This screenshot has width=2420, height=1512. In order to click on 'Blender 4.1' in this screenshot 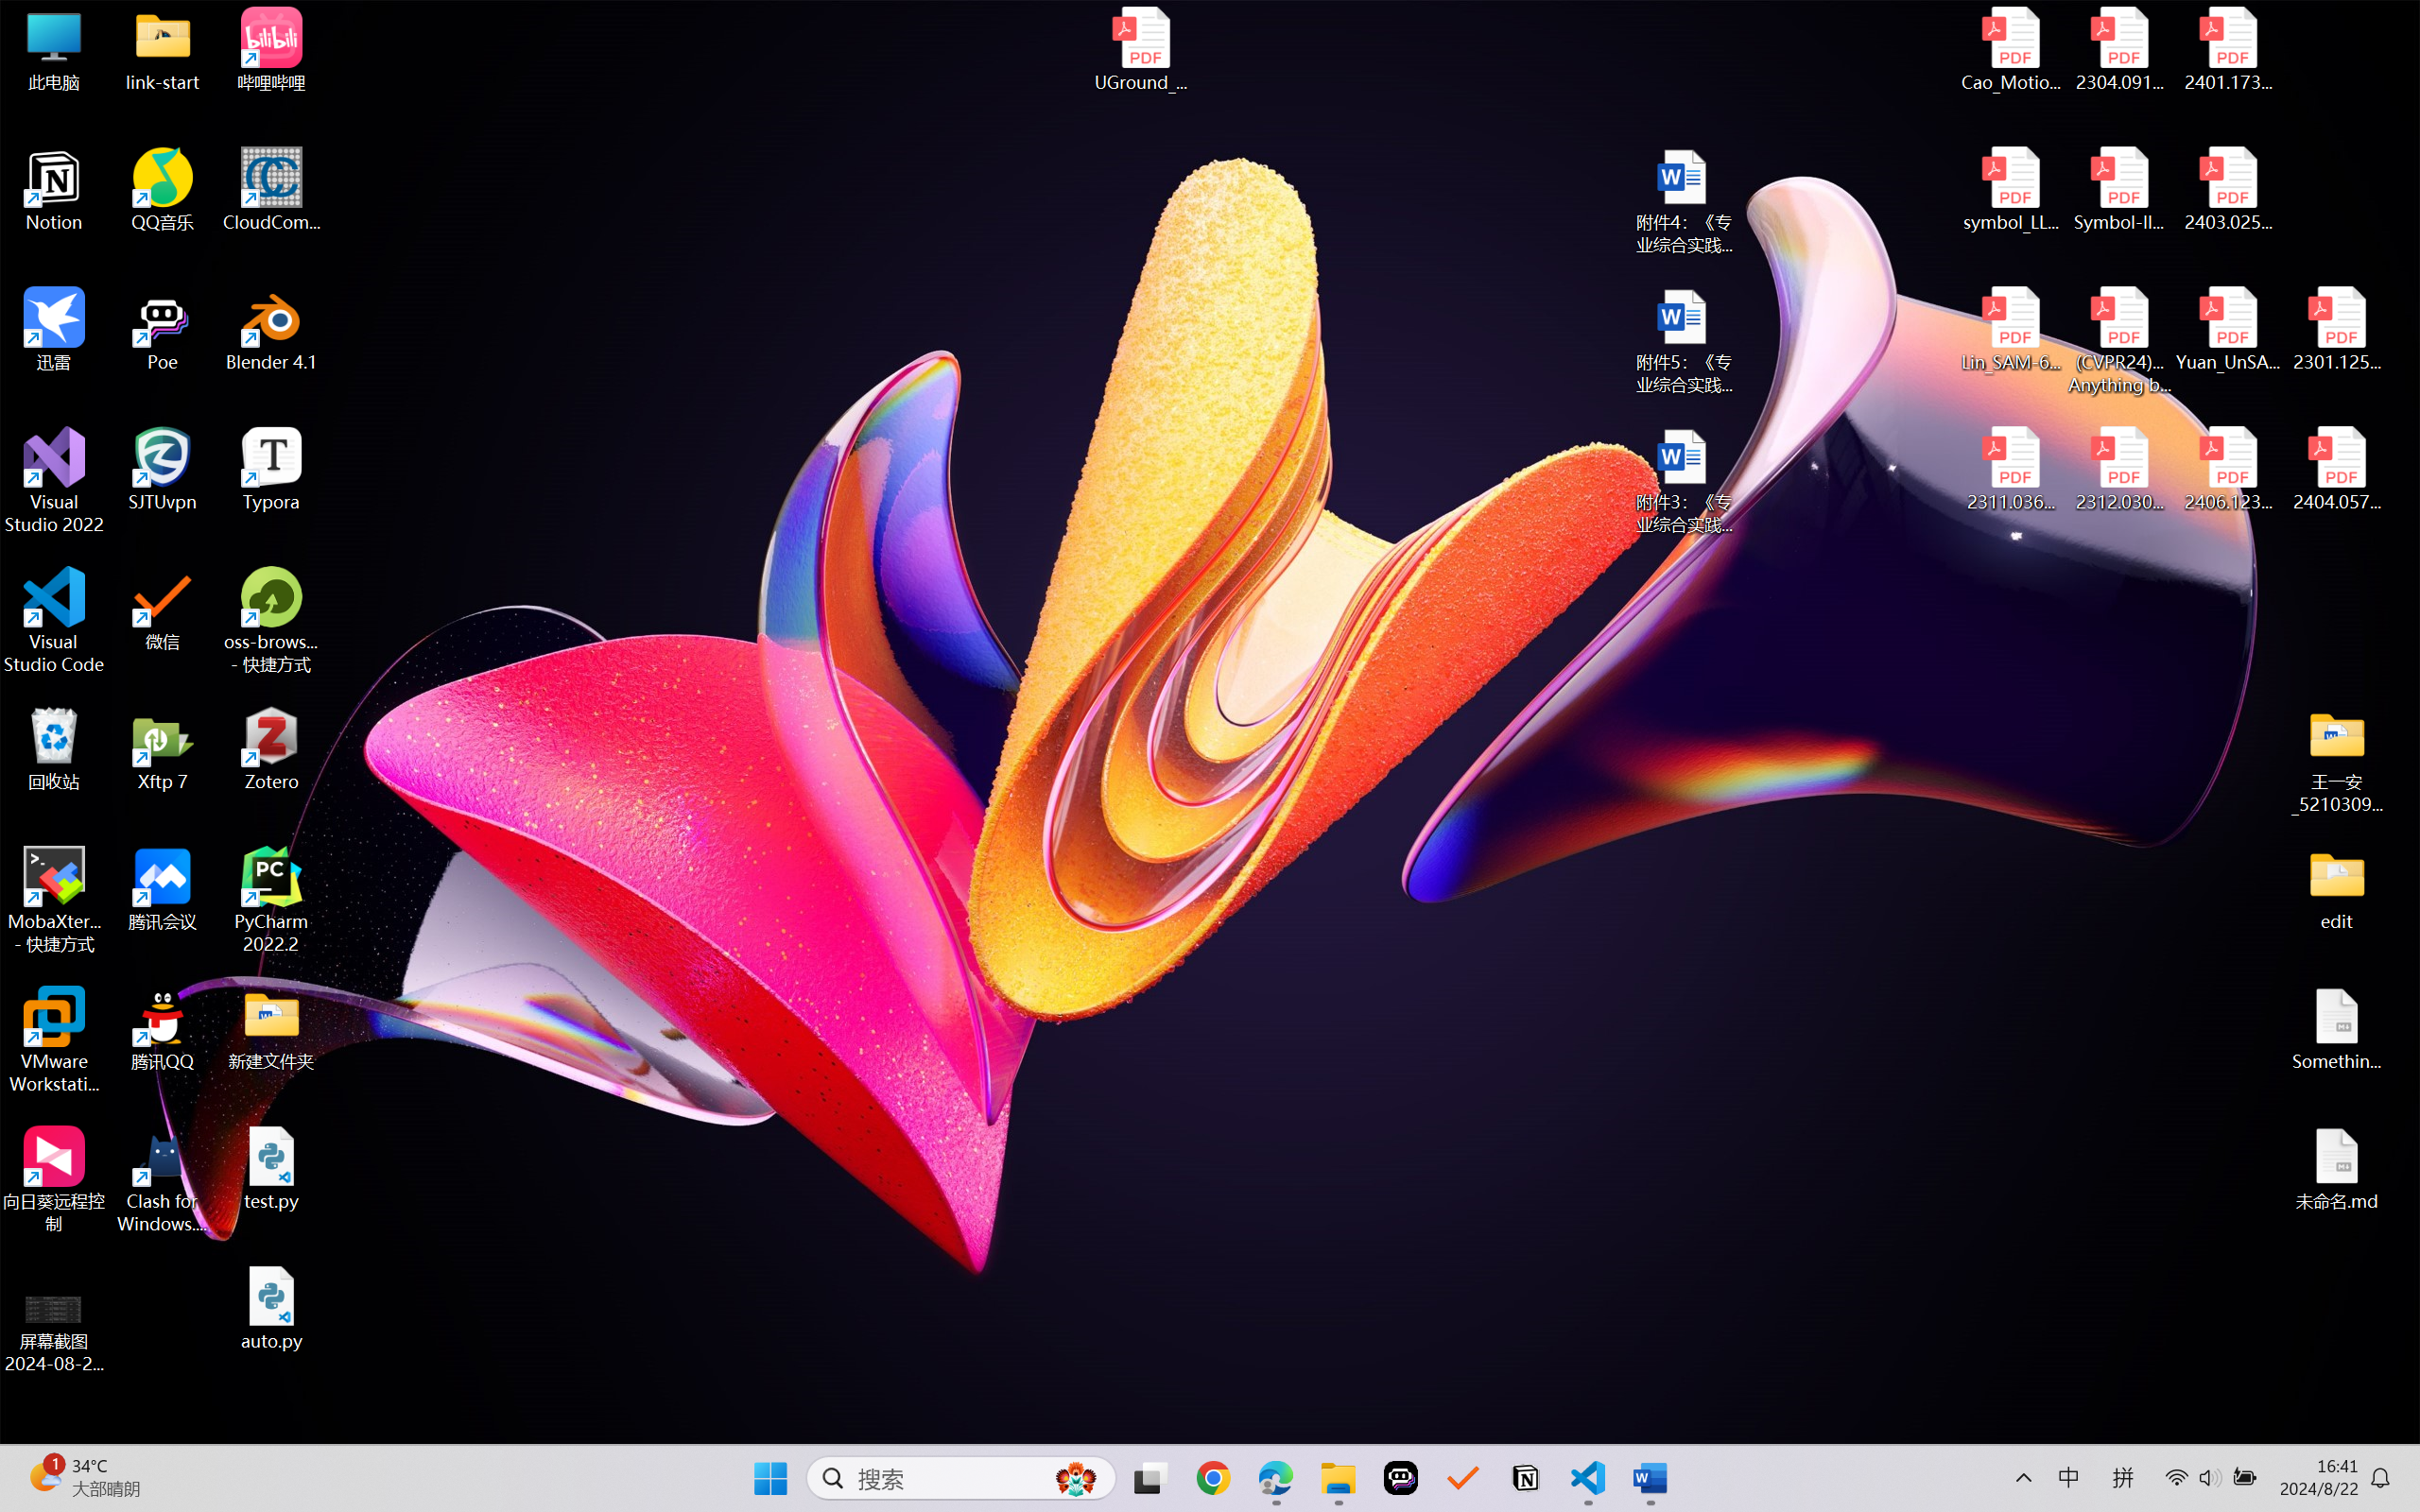, I will do `click(271, 328)`.